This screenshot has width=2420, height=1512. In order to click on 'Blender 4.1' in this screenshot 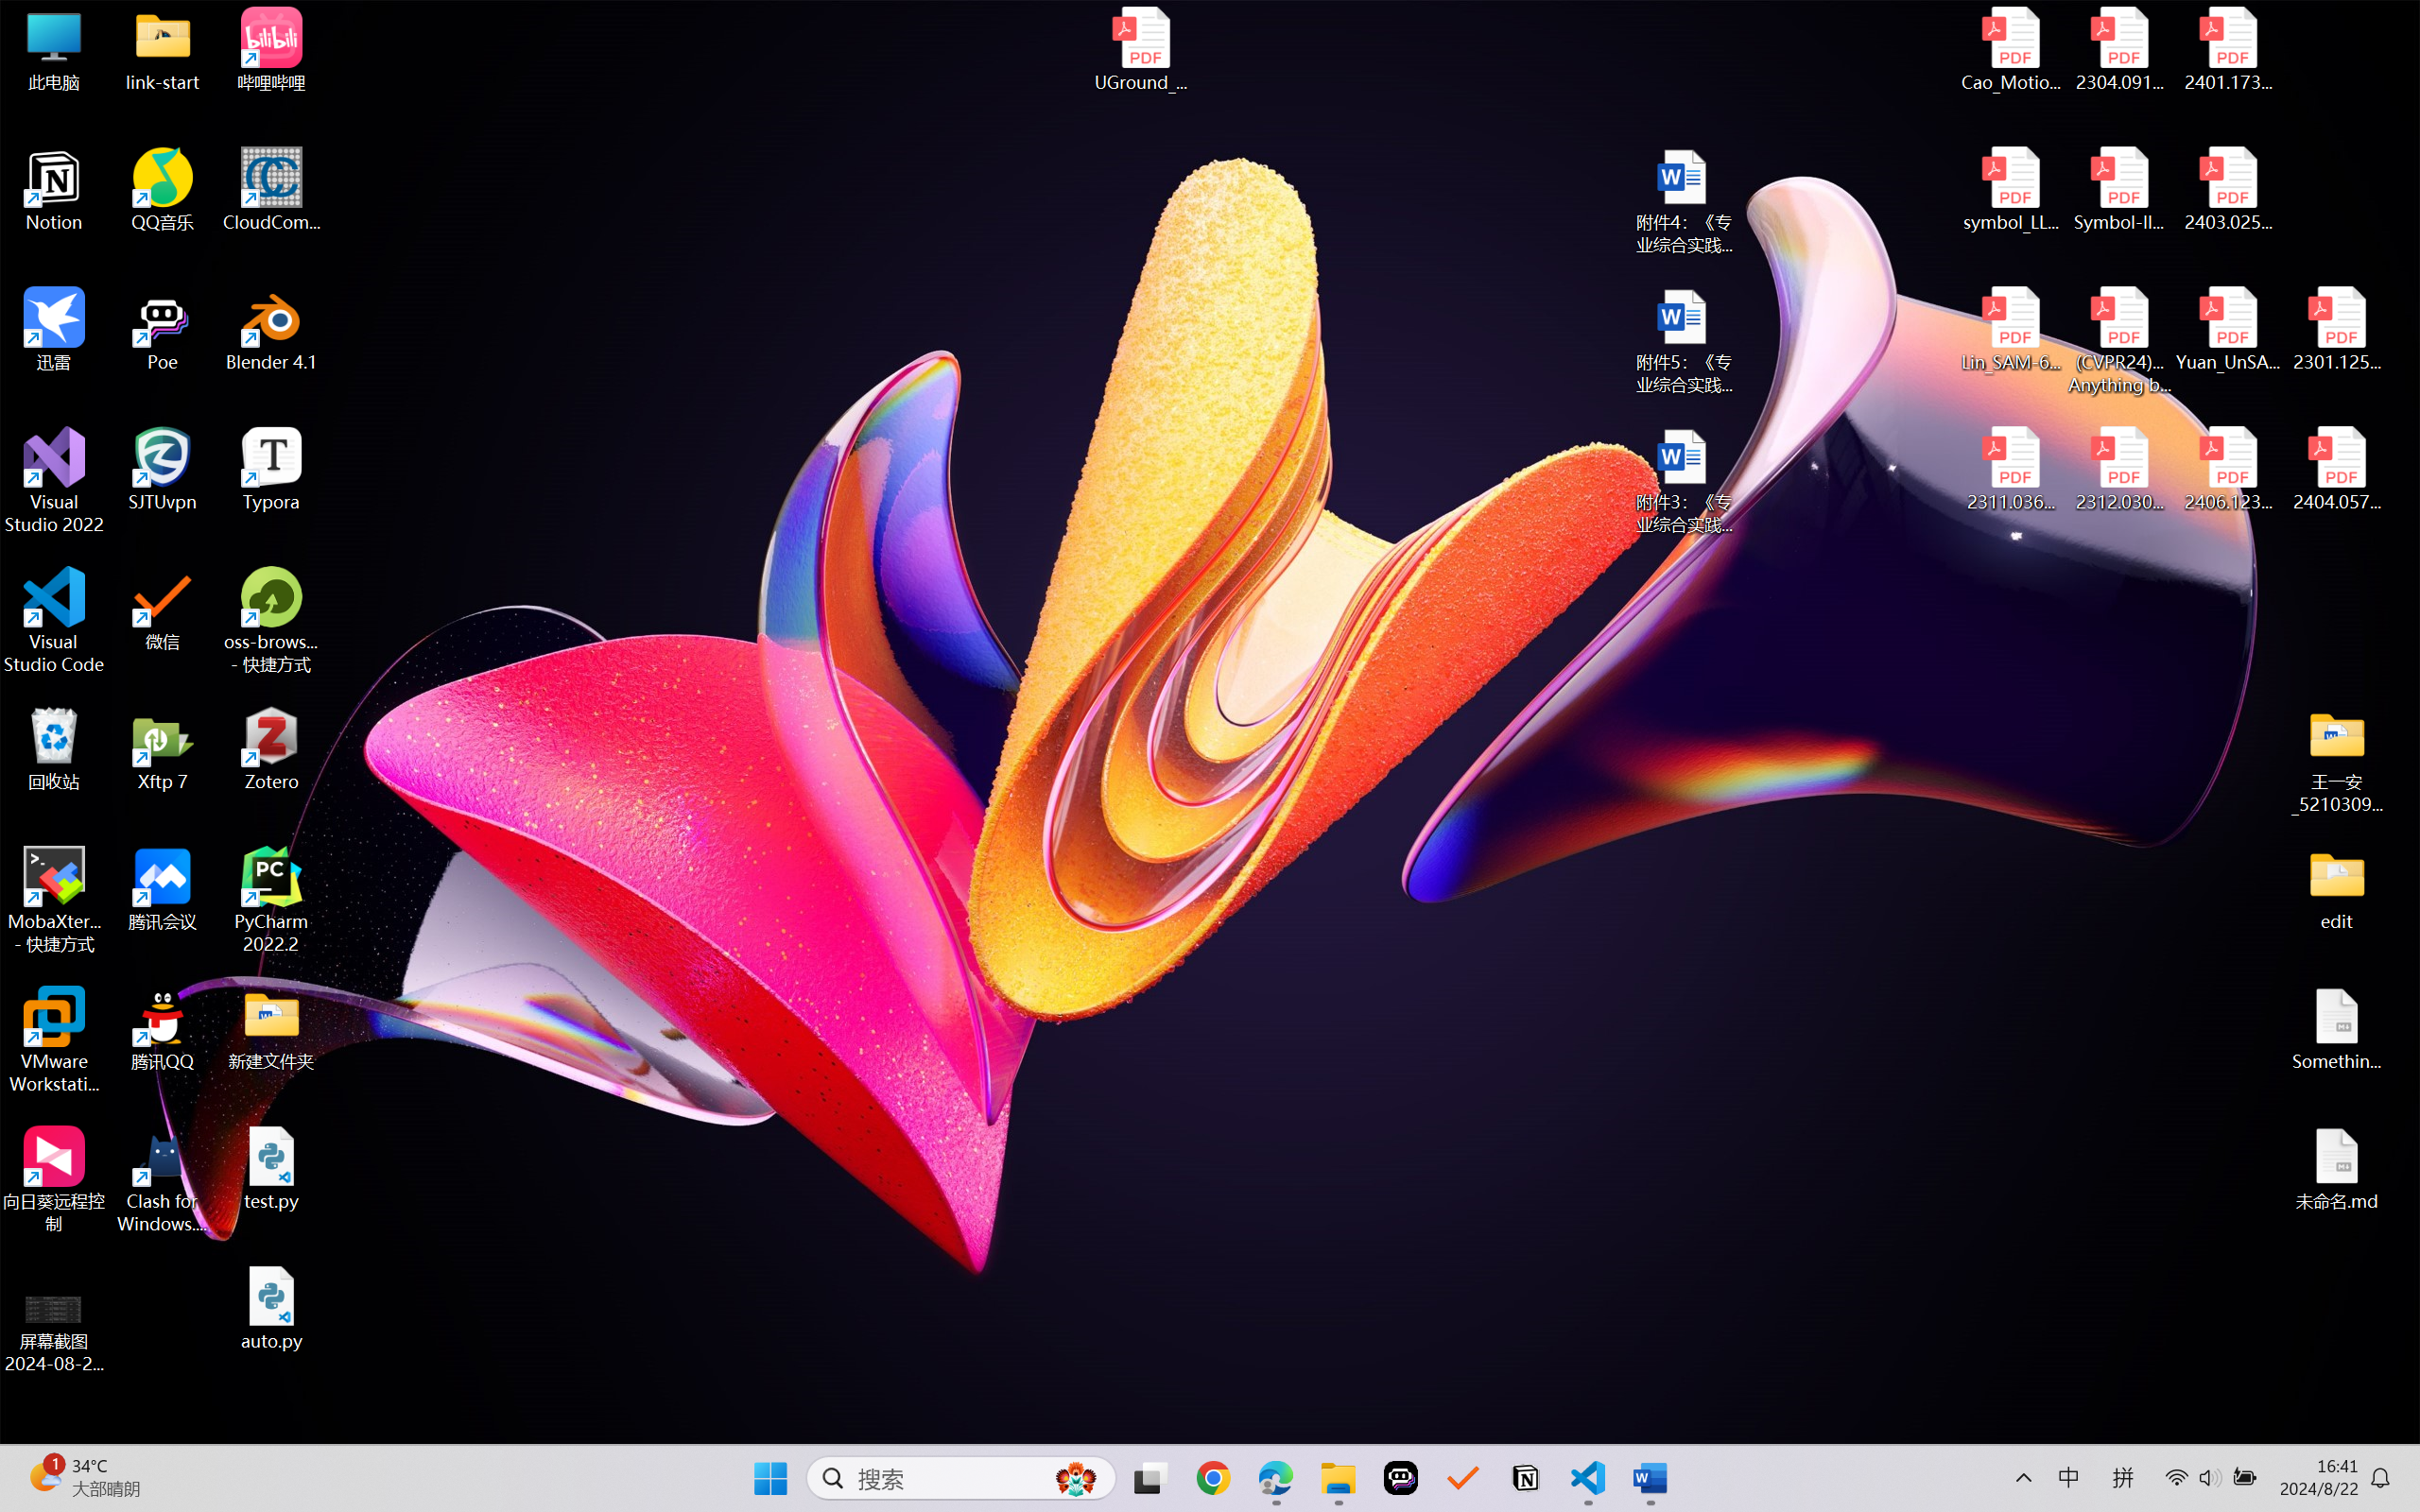, I will do `click(271, 328)`.